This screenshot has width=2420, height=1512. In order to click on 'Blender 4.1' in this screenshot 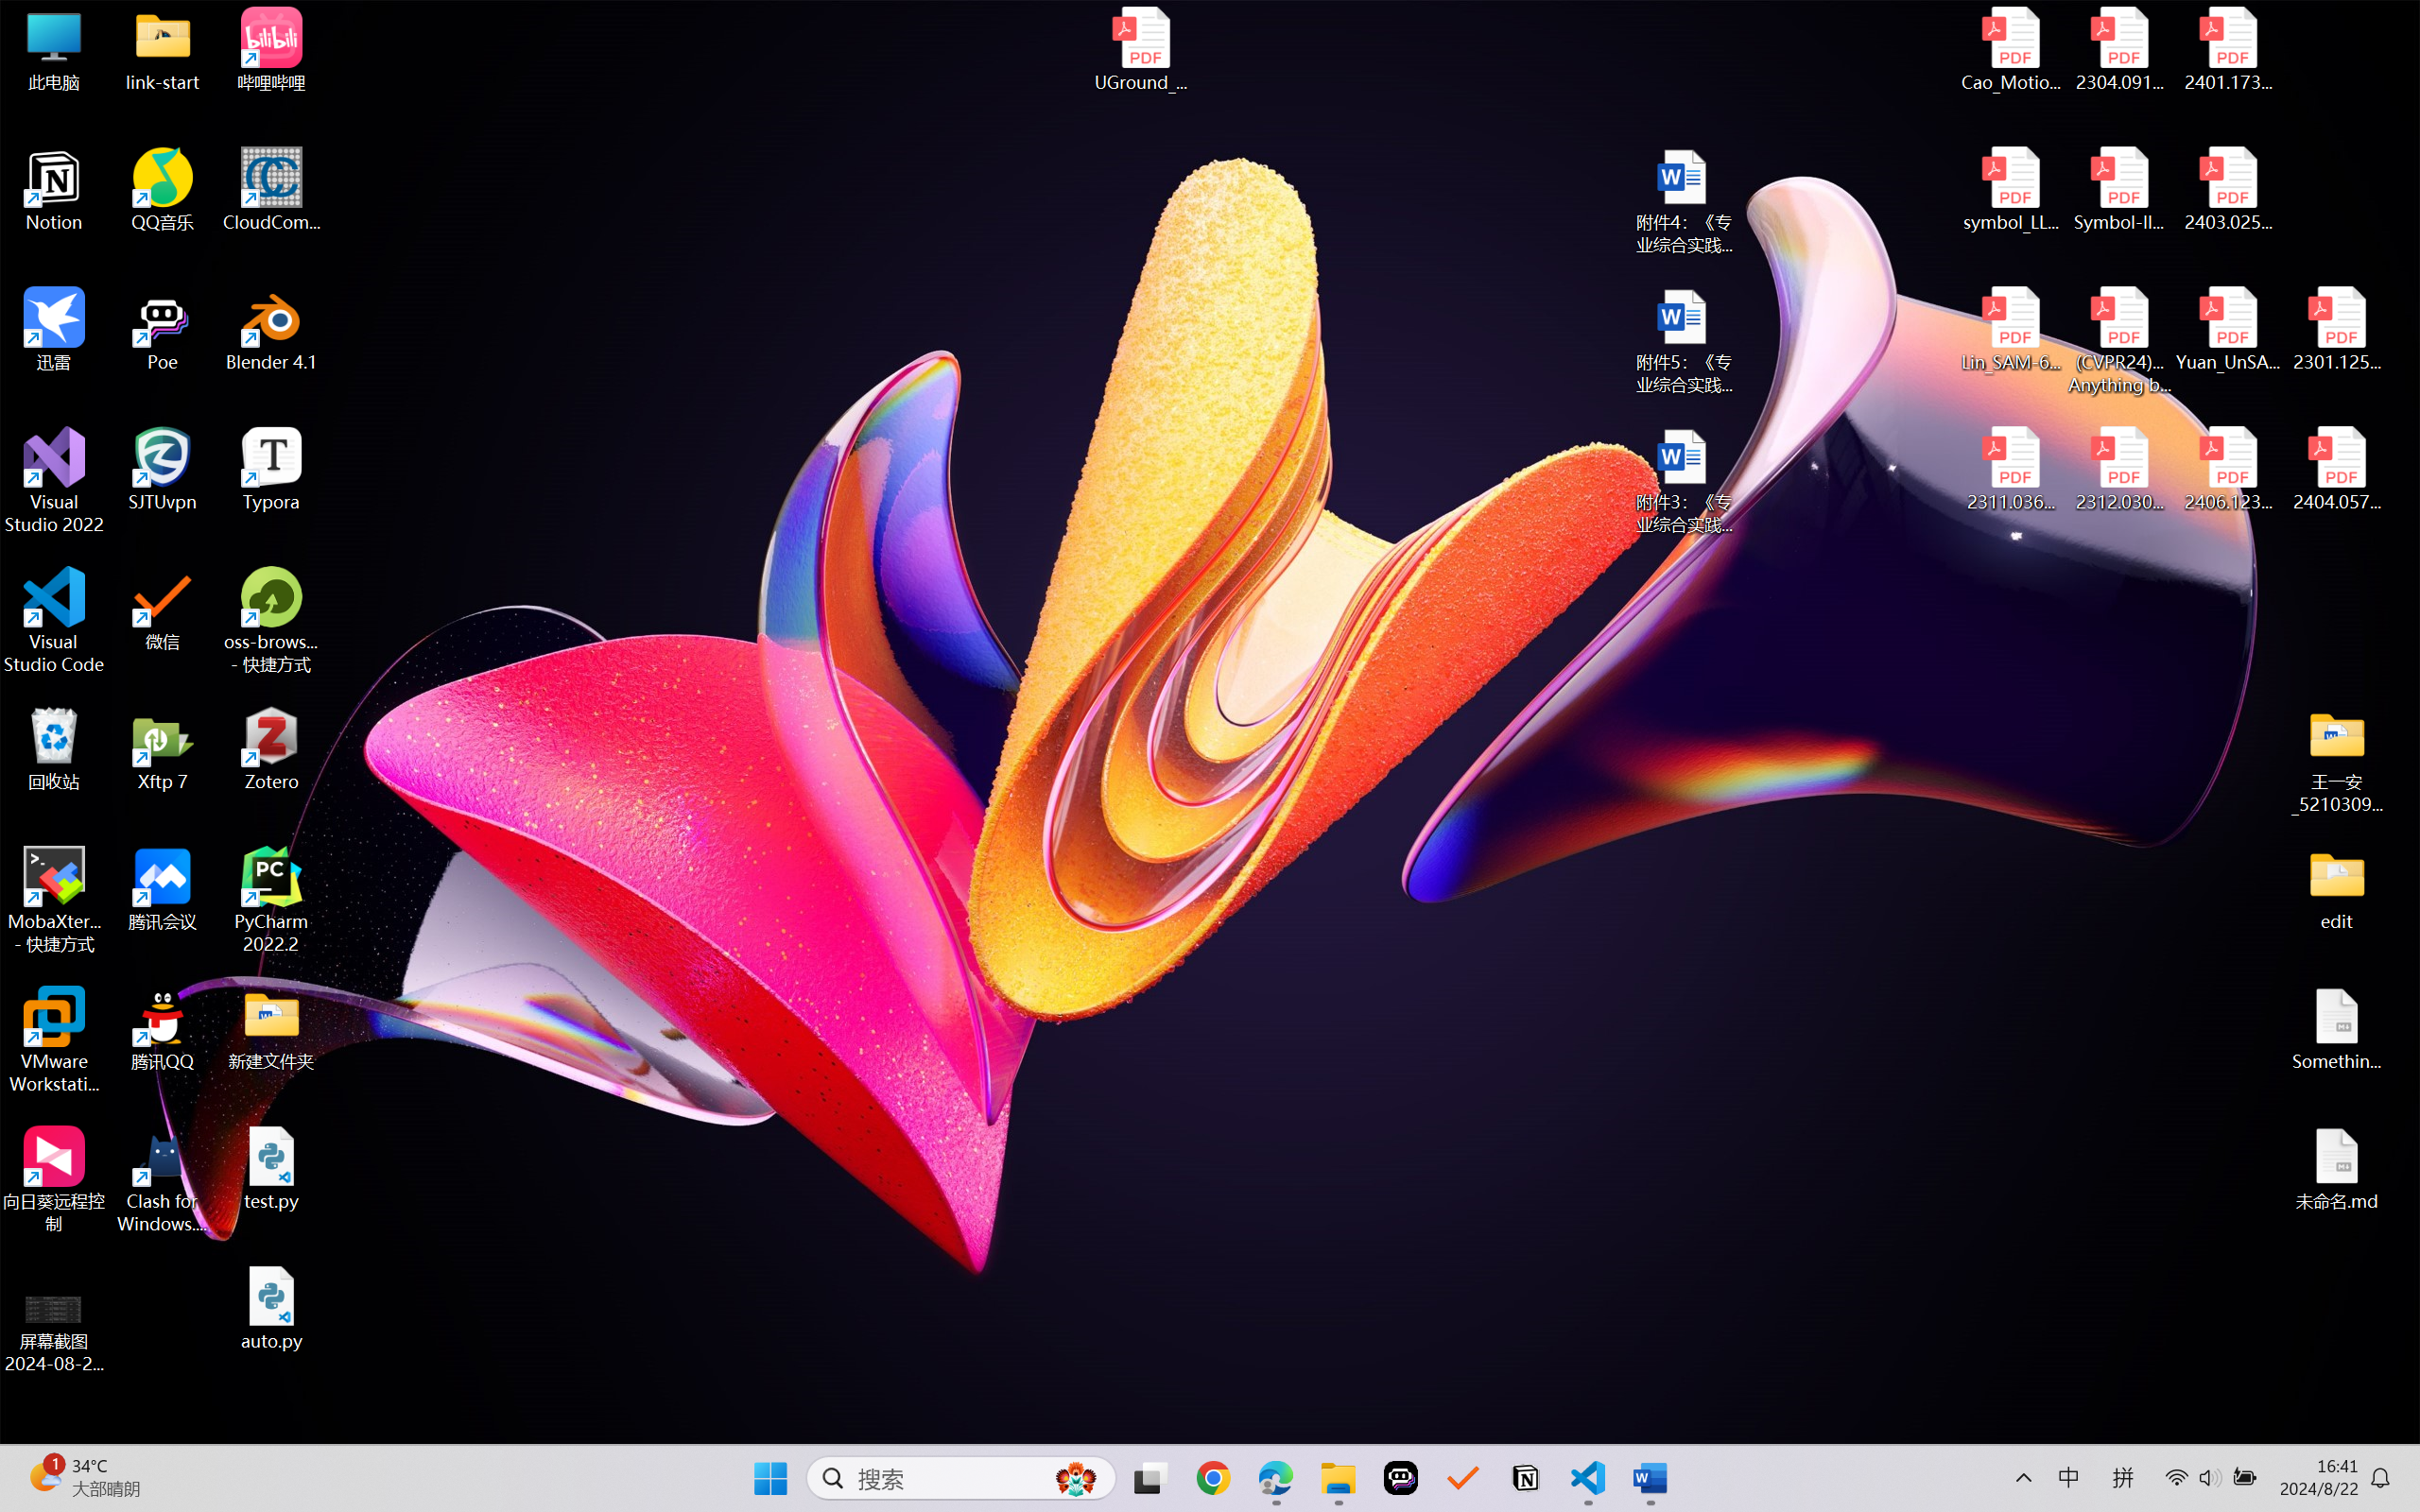, I will do `click(271, 328)`.